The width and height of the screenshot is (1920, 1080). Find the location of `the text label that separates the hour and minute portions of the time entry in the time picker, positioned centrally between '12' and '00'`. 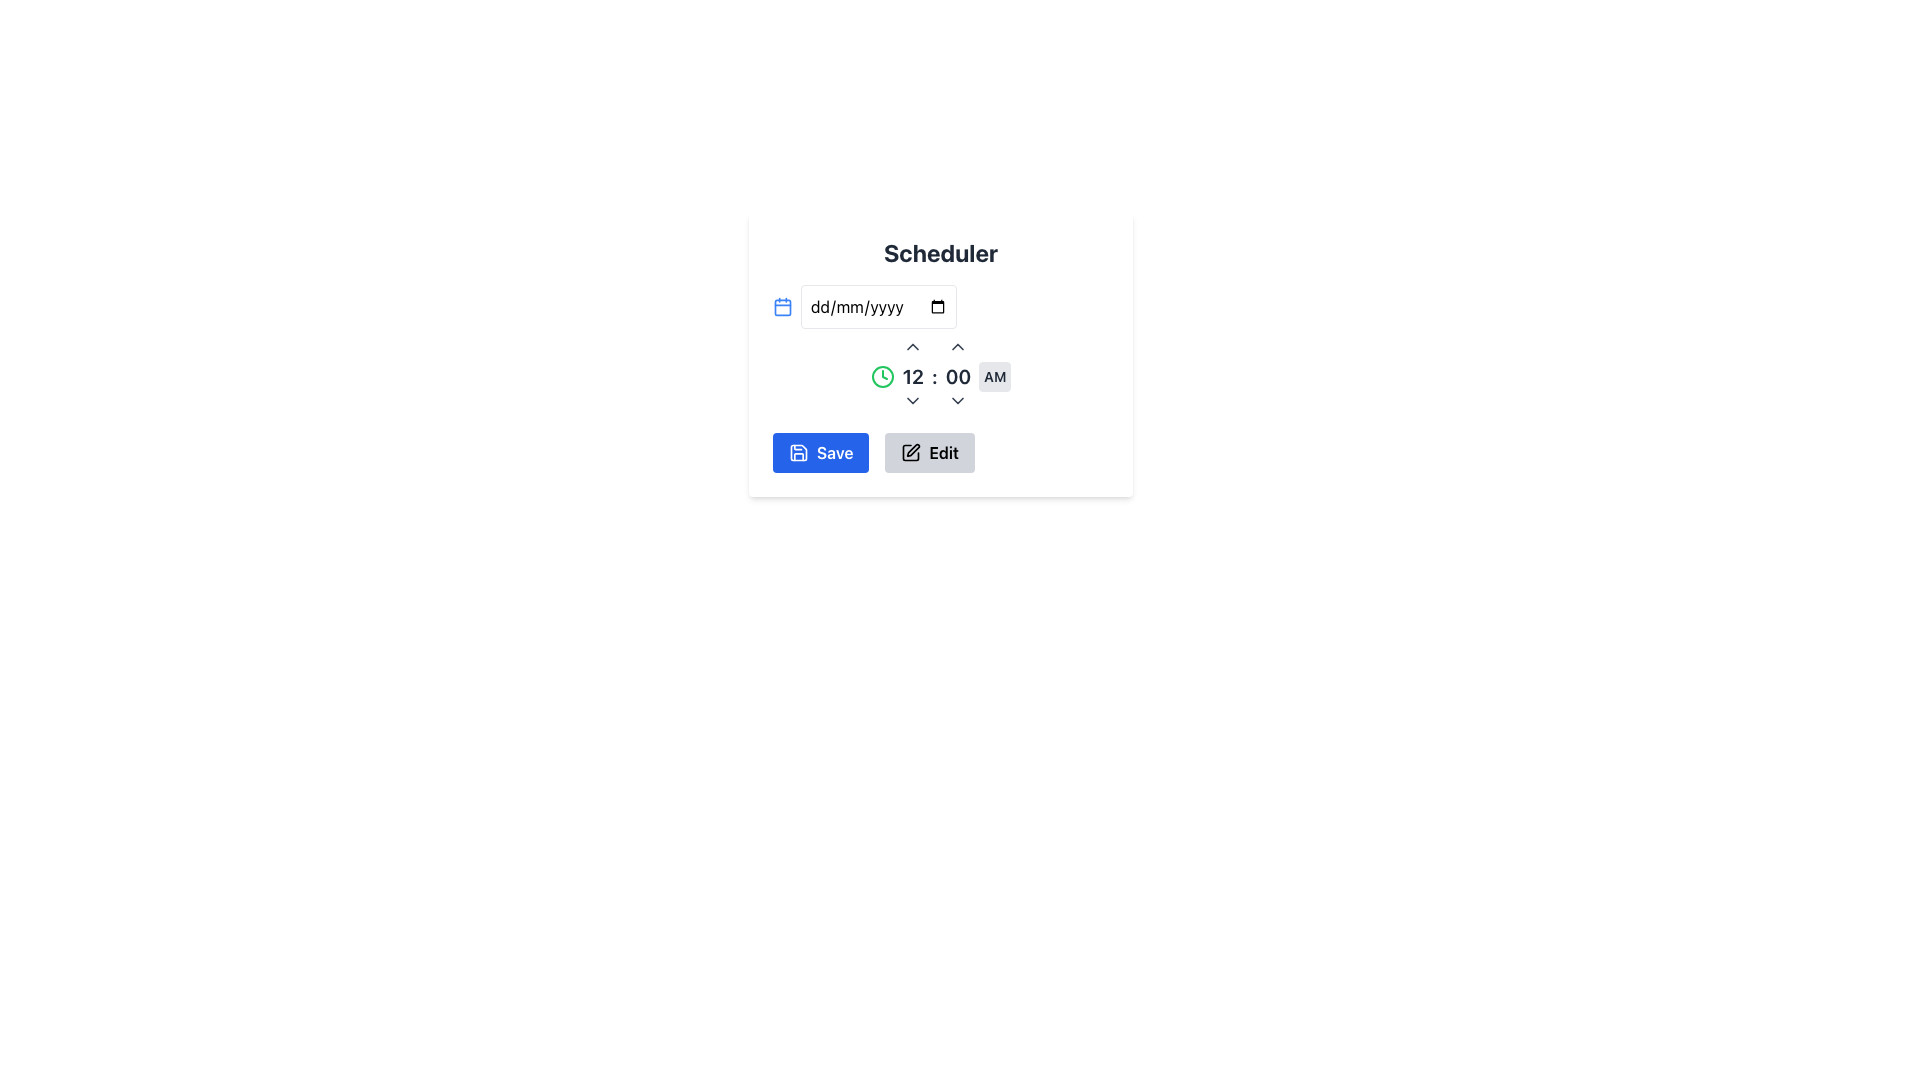

the text label that separates the hour and minute portions of the time entry in the time picker, positioned centrally between '12' and '00' is located at coordinates (933, 377).